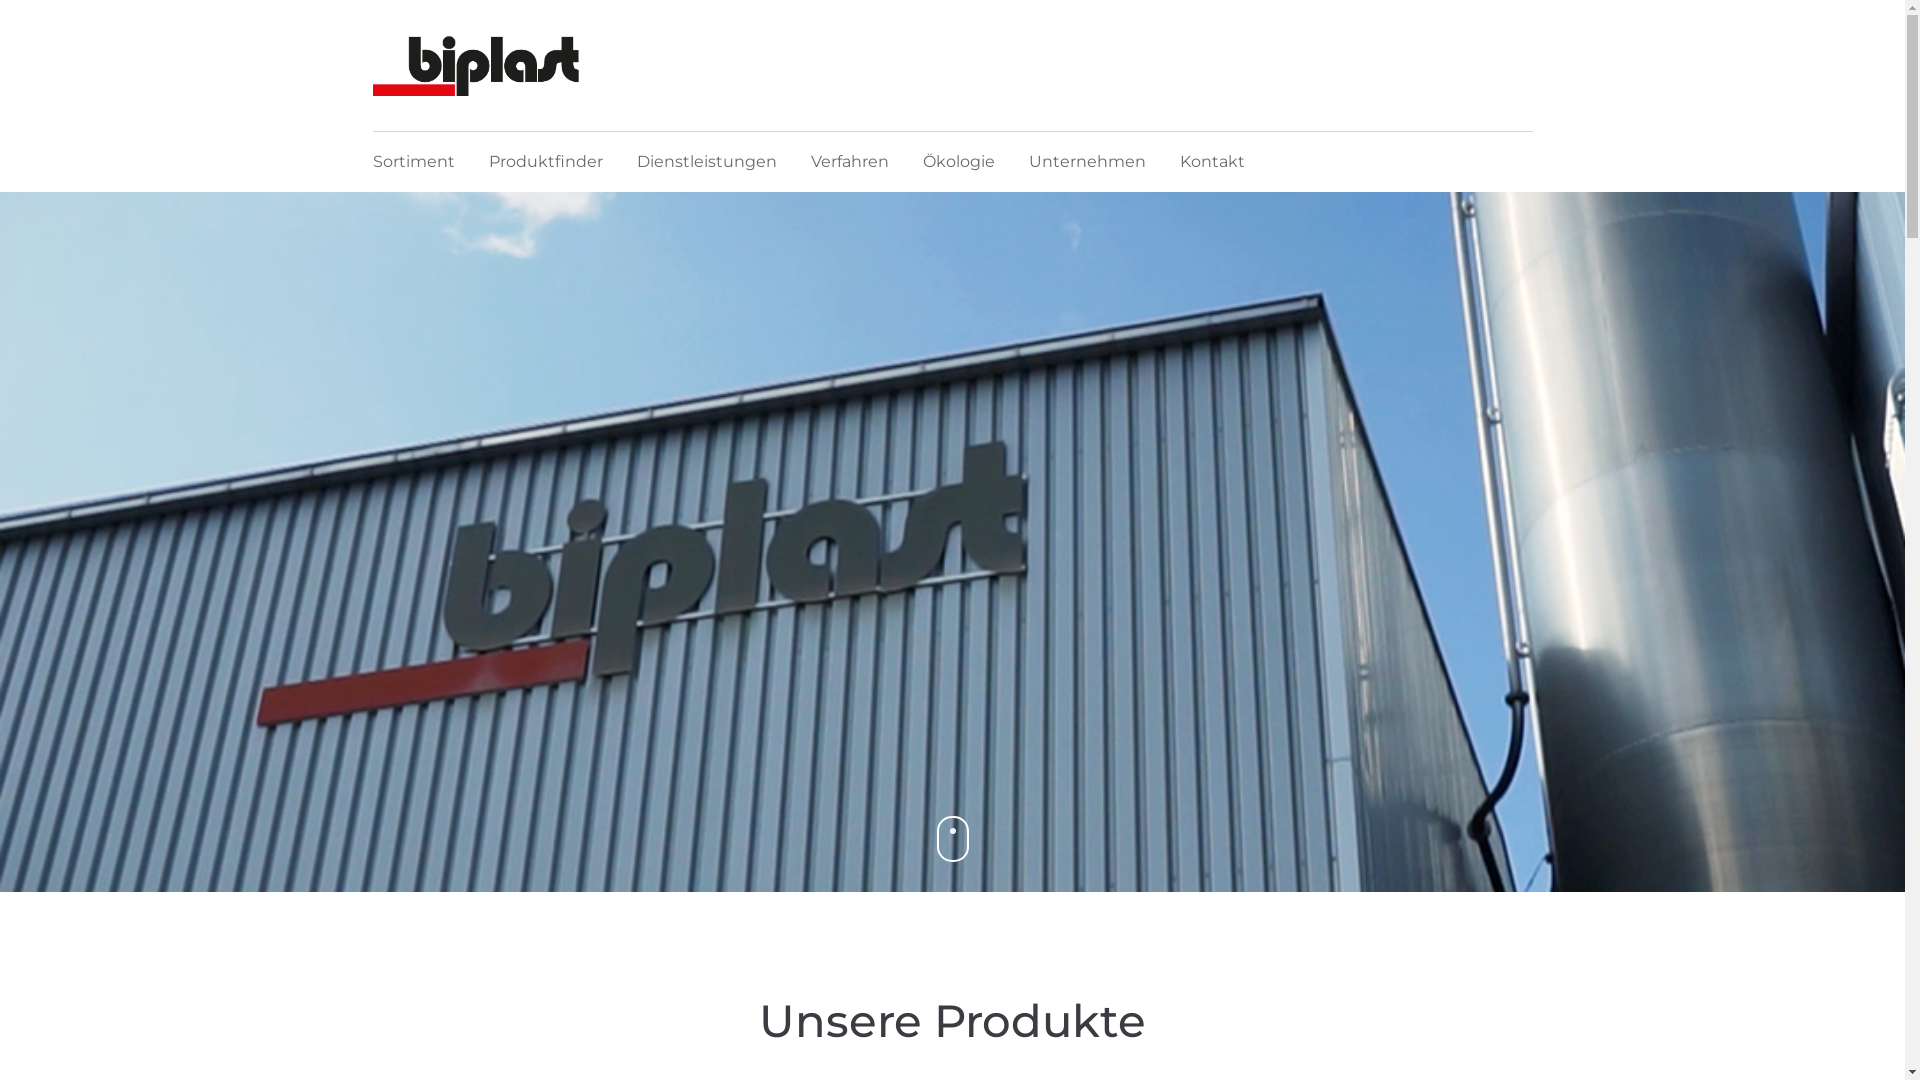 Image resolution: width=1920 pixels, height=1080 pixels. What do you see at coordinates (849, 161) in the screenshot?
I see `'Verfahren'` at bounding box center [849, 161].